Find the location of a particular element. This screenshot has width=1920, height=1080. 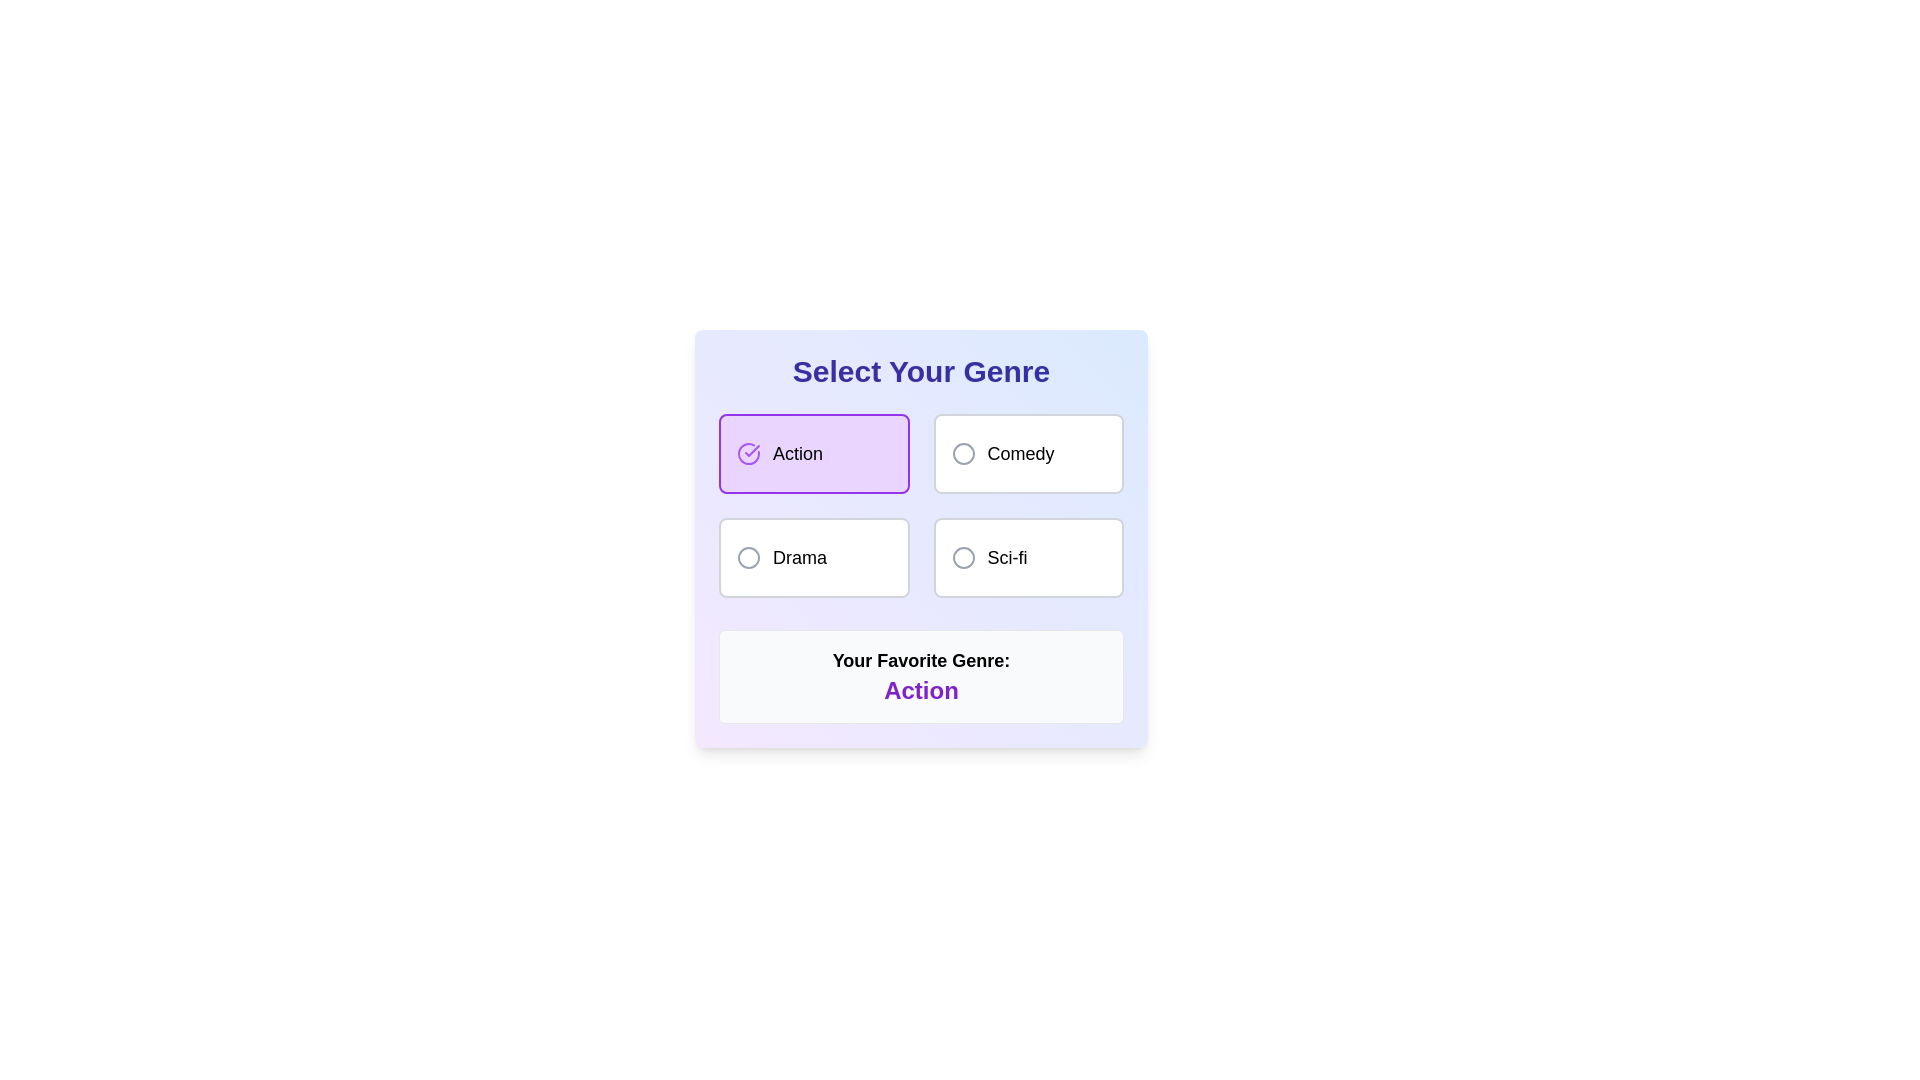

the text label for the selectable option in the genre selection interface located in the bottom-left card under 'Select Your Genre', which is to the right of a circular radio button is located at coordinates (800, 558).